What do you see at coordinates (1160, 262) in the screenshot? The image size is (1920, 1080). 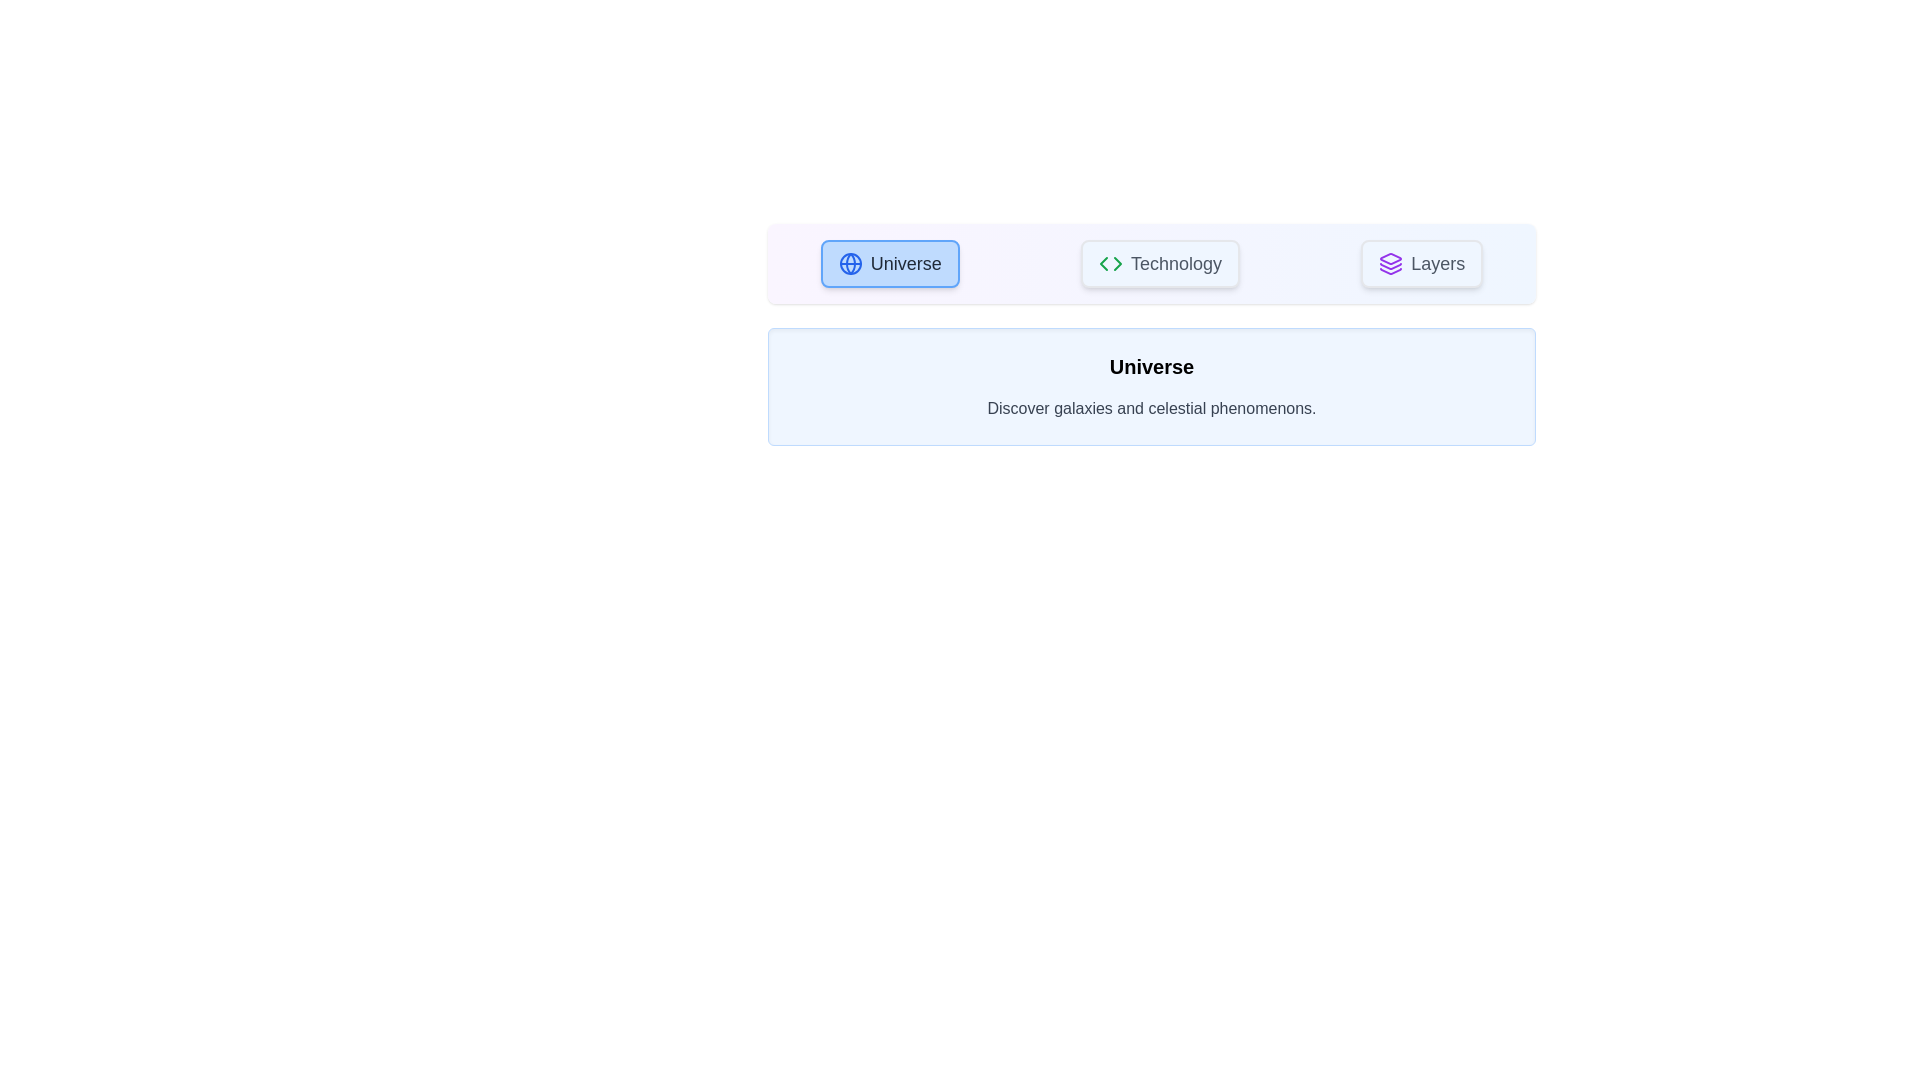 I see `the tab labeled 'Technology'` at bounding box center [1160, 262].